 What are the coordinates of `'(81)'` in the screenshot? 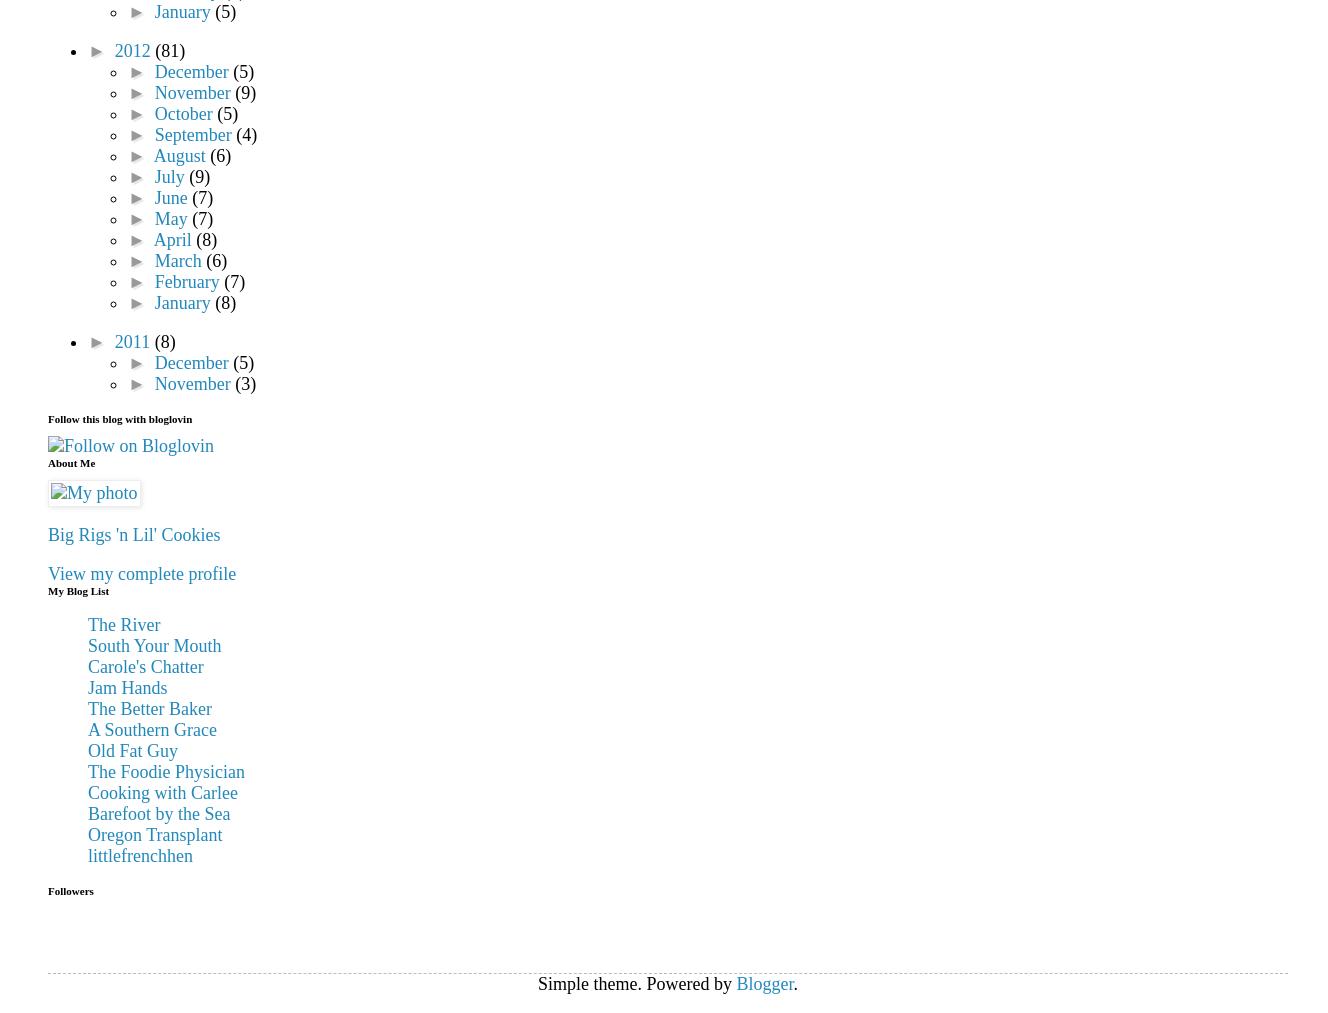 It's located at (169, 49).